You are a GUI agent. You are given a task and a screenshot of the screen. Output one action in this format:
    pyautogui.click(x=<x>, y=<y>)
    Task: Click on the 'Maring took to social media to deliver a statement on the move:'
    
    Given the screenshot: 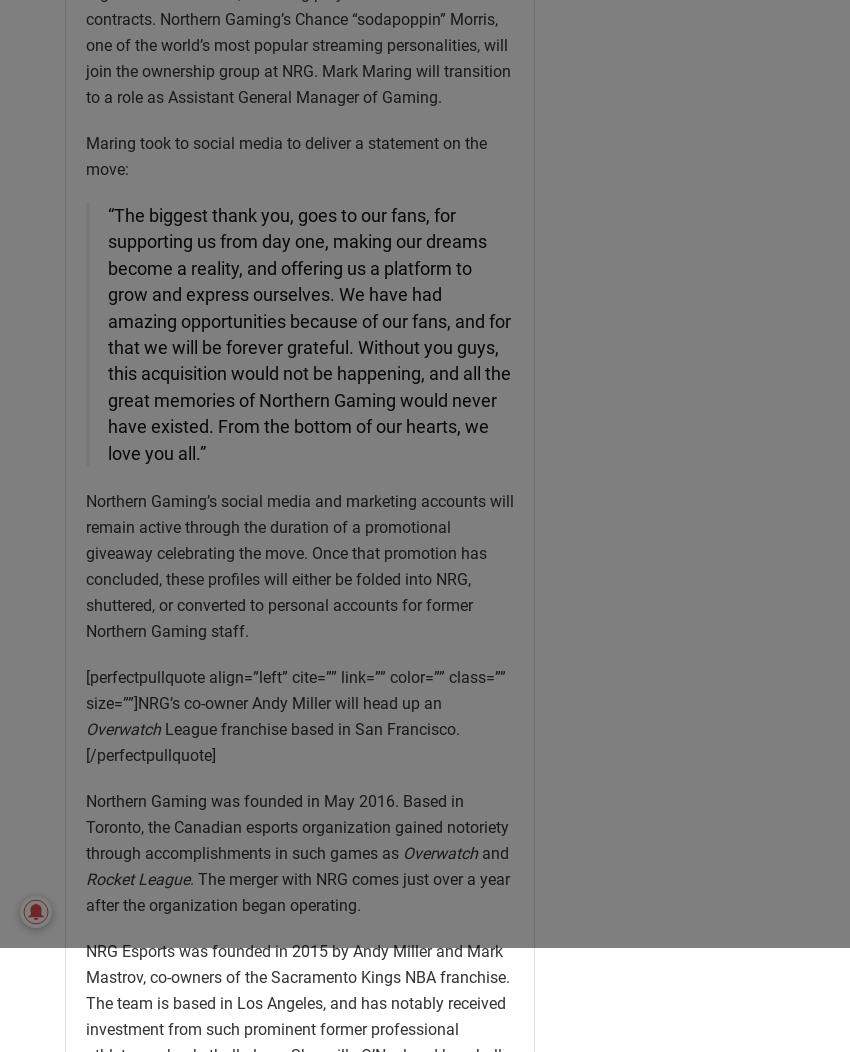 What is the action you would take?
    pyautogui.click(x=285, y=155)
    